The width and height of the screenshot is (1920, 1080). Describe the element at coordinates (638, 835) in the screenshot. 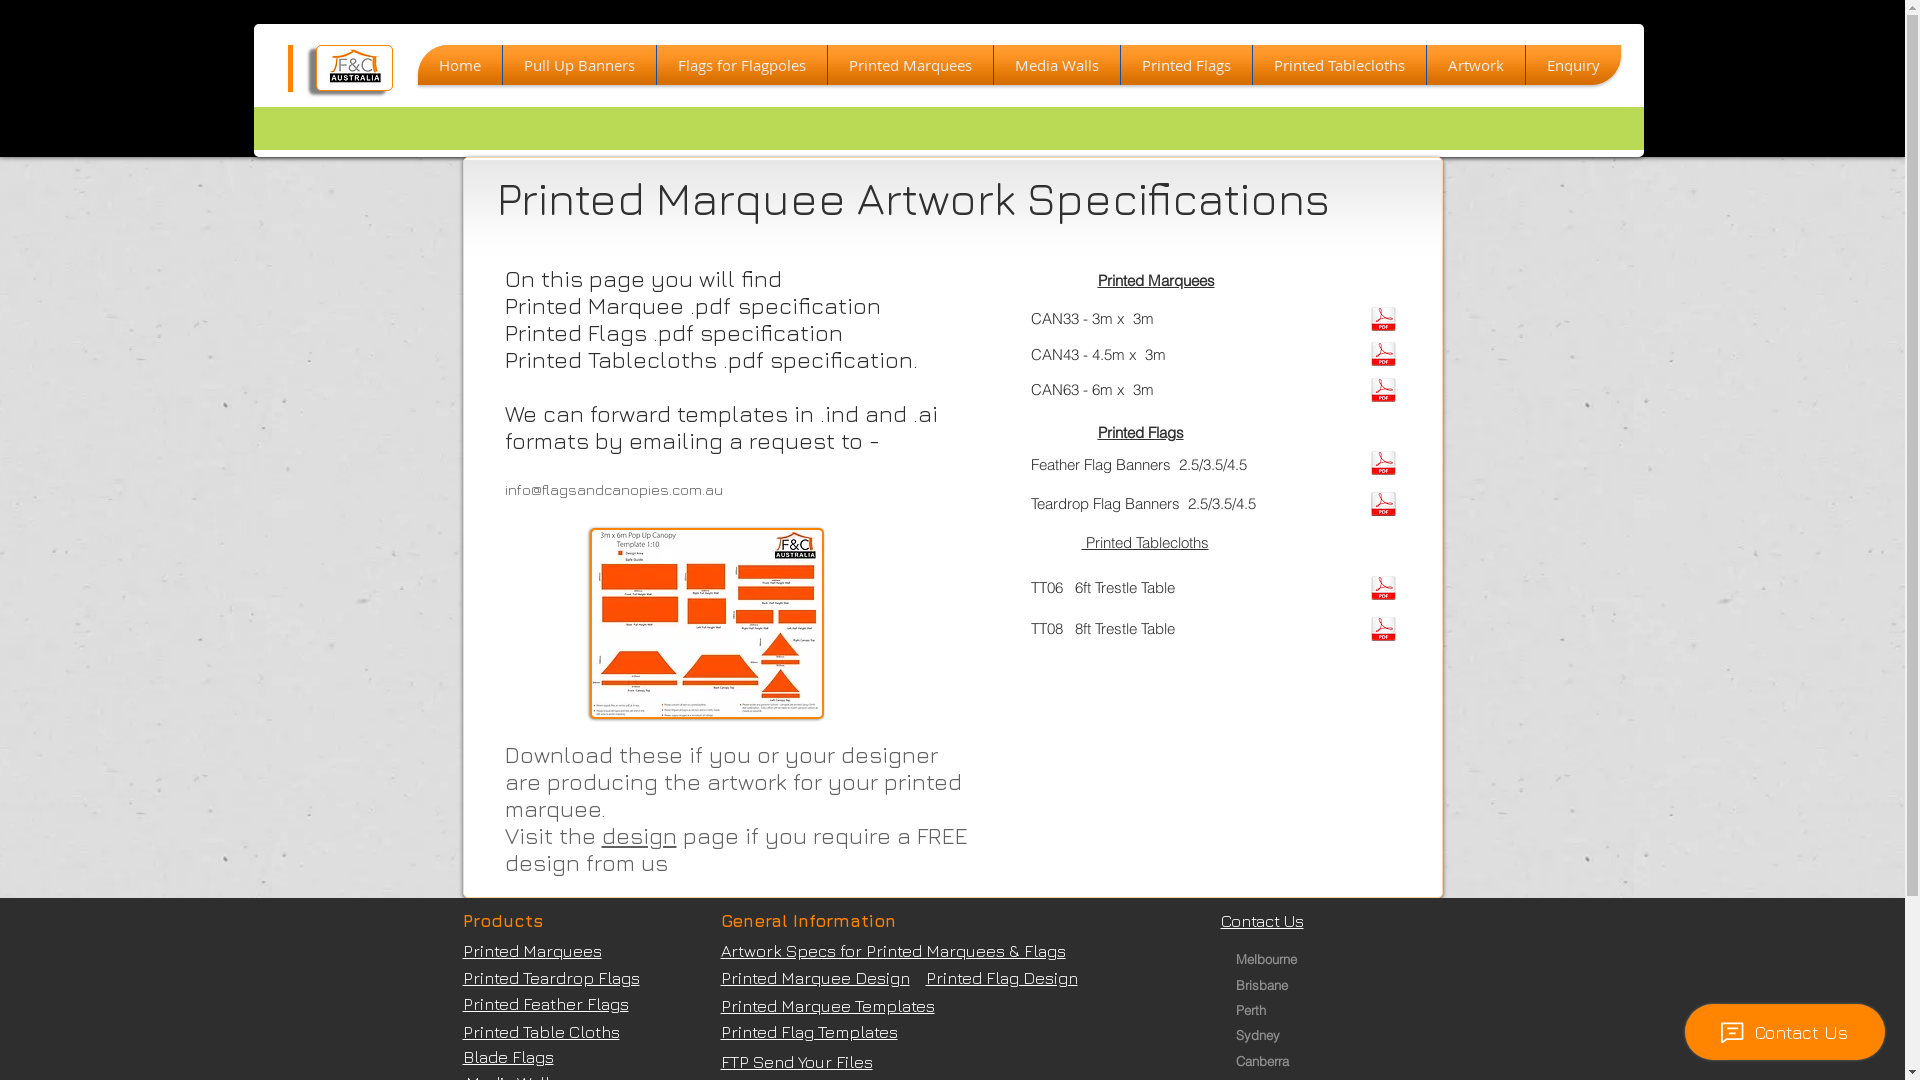

I see `'design'` at that location.